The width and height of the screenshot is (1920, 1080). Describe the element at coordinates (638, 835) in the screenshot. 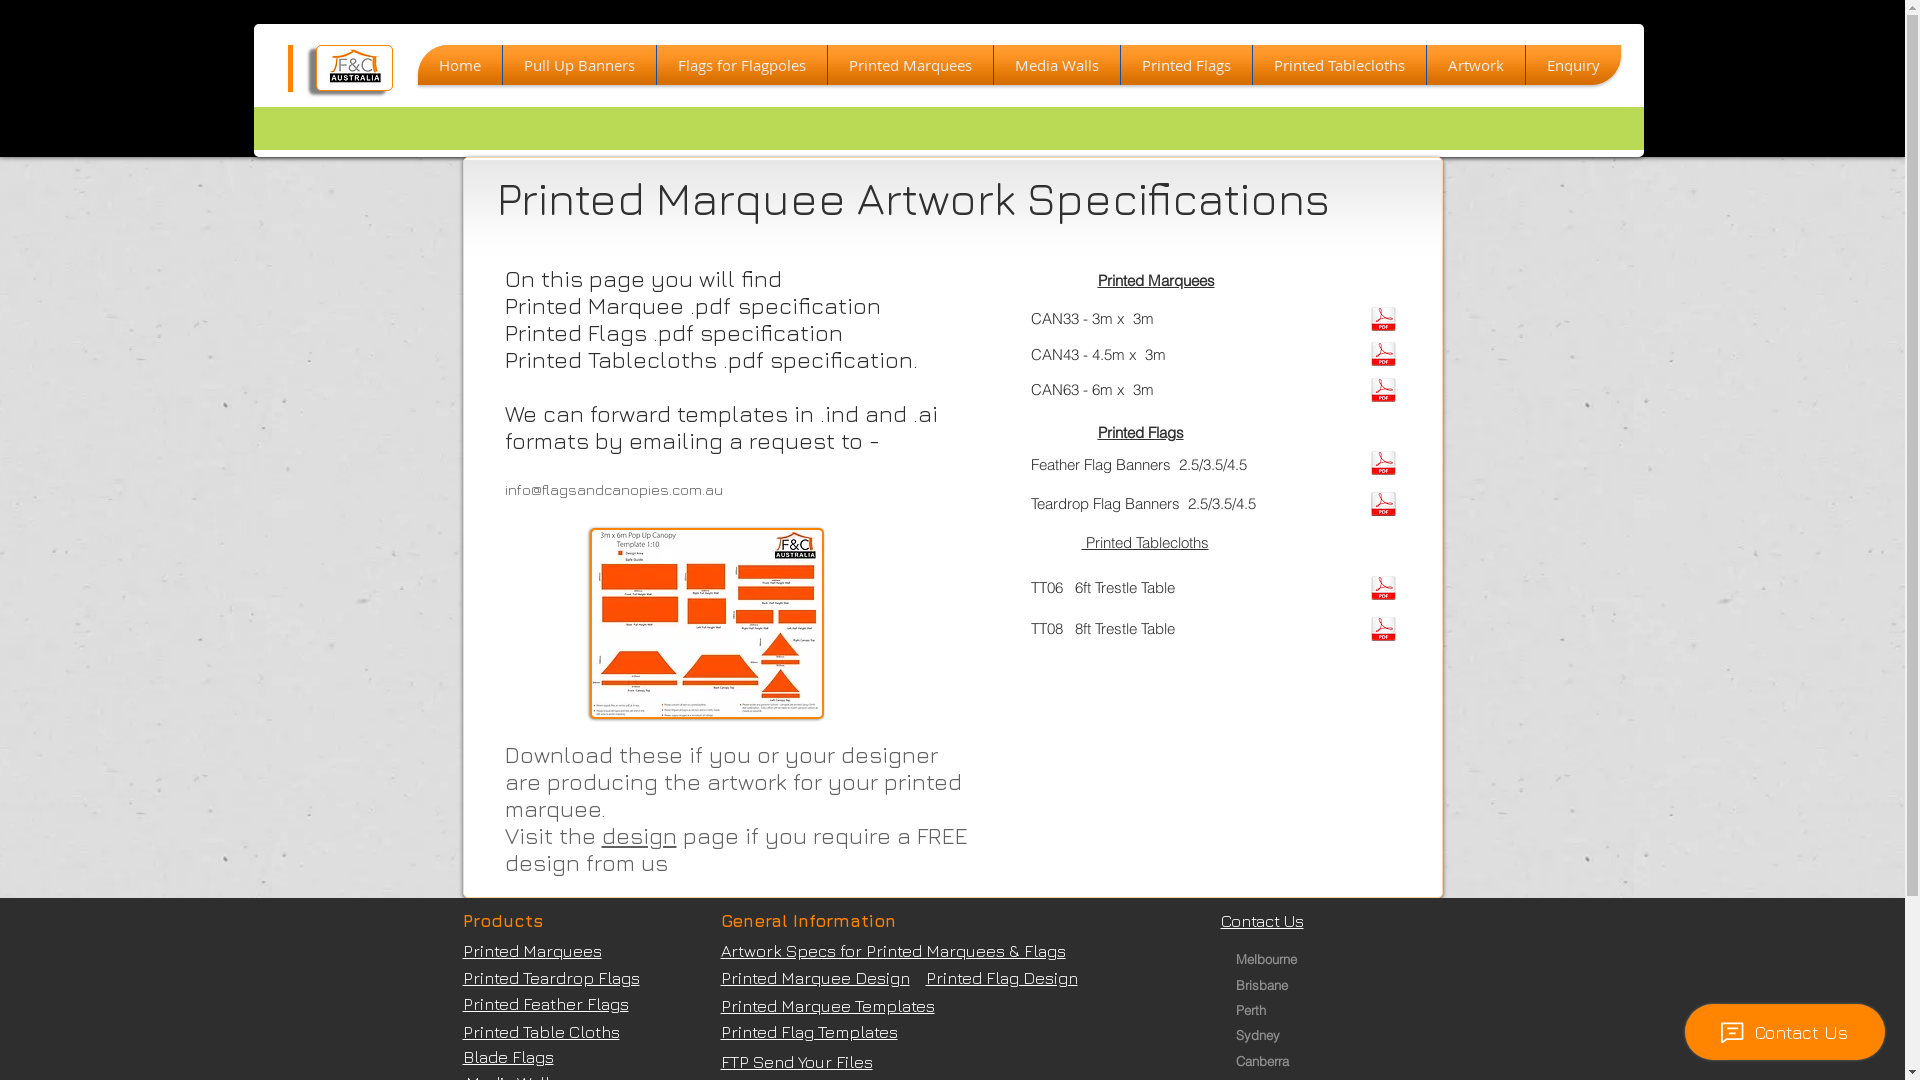

I see `'design'` at that location.